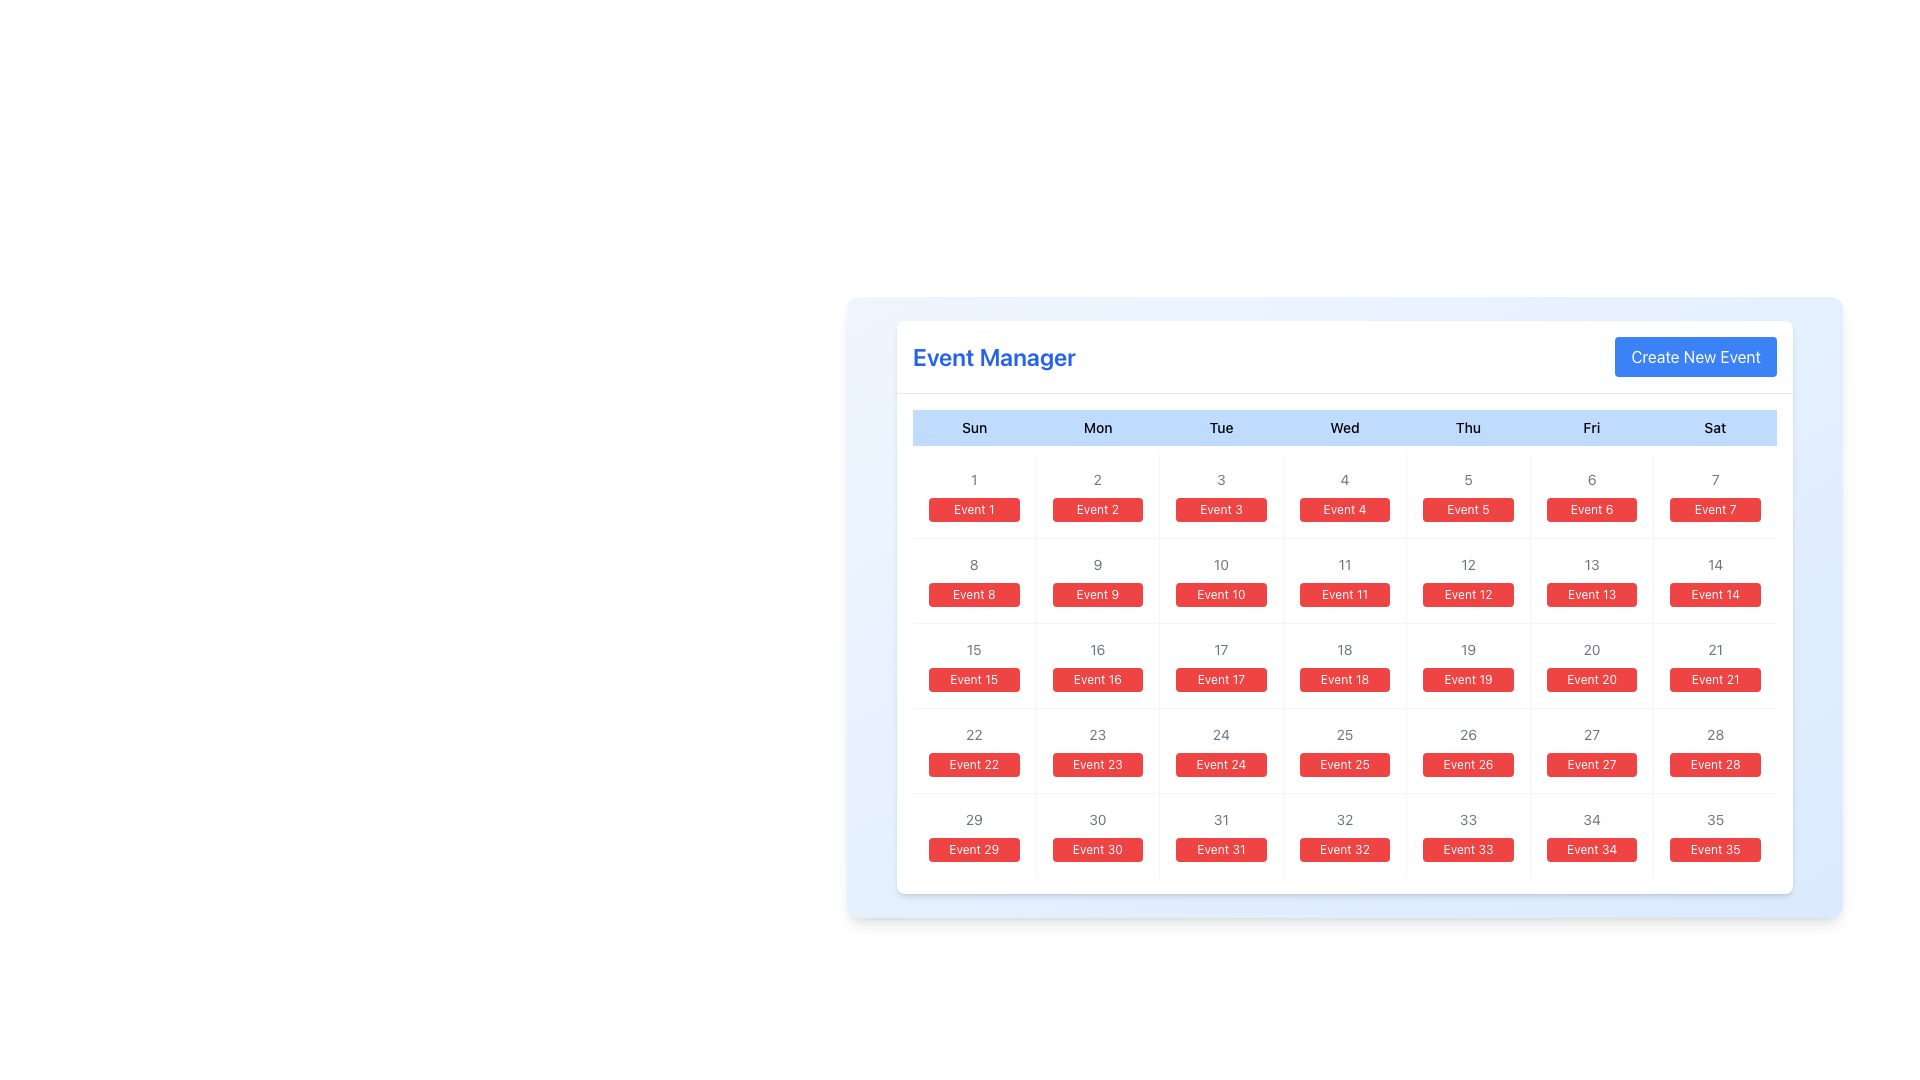 This screenshot has height=1080, width=1920. Describe the element at coordinates (1220, 508) in the screenshot. I see `the button labeled 'Event 3' located below the gray-shaded number '3' in the calendar grid to interact with the event` at that location.